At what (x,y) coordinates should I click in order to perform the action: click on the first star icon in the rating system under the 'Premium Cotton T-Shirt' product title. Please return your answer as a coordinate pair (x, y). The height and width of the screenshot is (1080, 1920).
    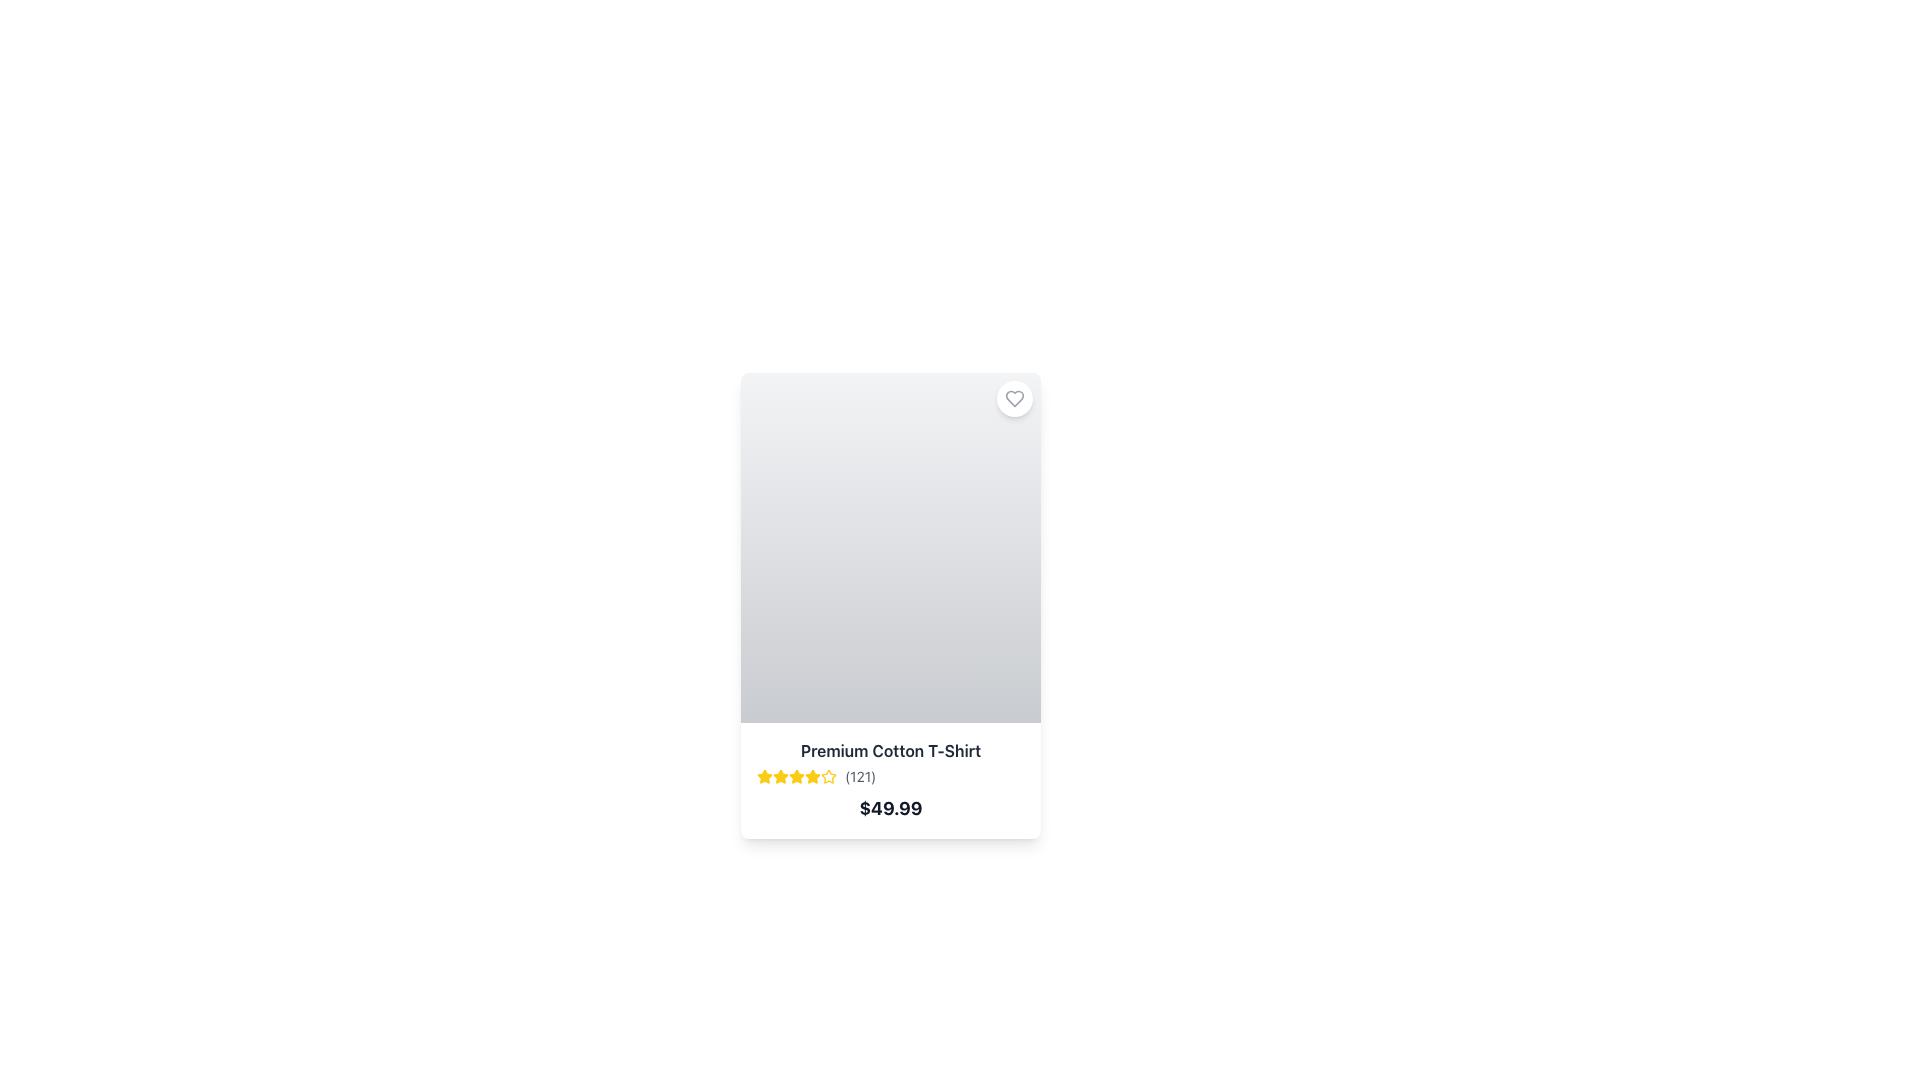
    Looking at the image, I should click on (763, 775).